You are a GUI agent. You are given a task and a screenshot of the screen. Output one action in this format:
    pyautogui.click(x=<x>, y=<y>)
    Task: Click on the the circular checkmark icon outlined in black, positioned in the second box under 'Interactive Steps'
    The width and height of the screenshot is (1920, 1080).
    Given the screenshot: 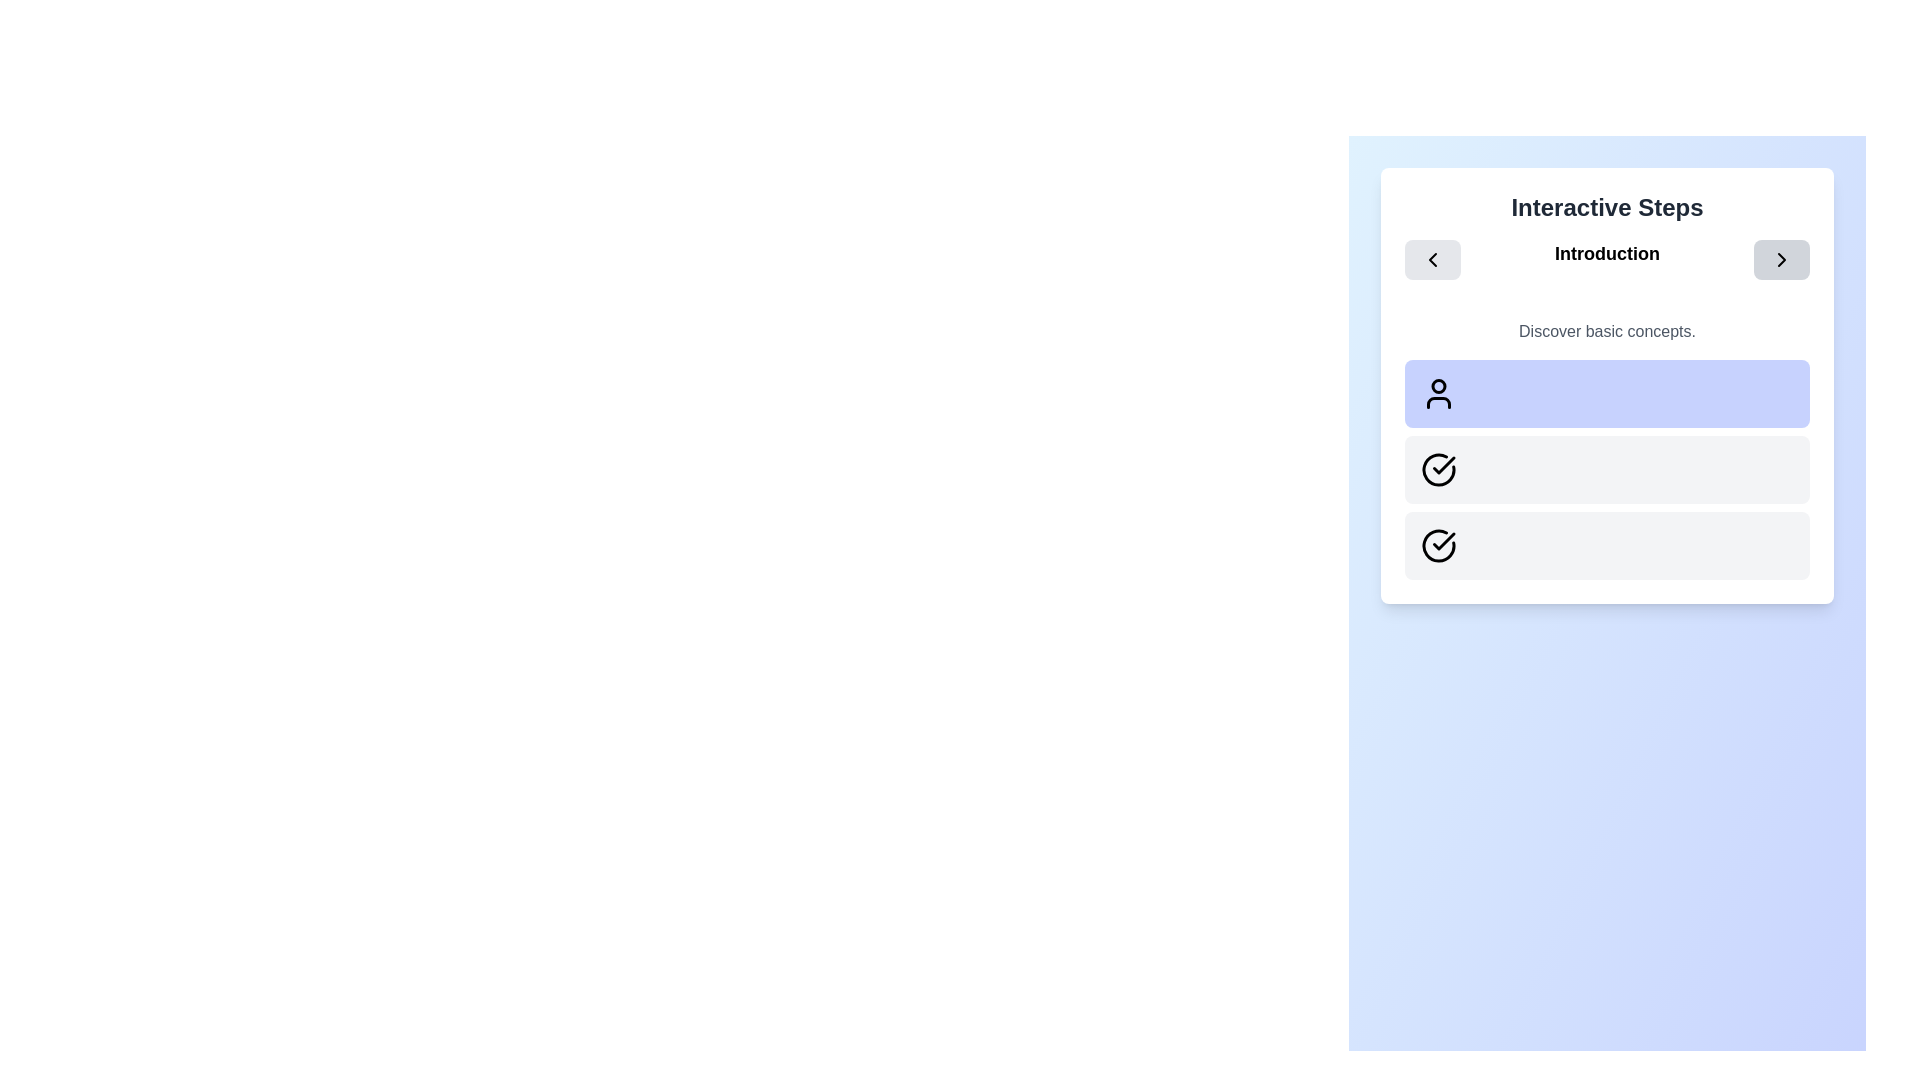 What is the action you would take?
    pyautogui.click(x=1438, y=546)
    